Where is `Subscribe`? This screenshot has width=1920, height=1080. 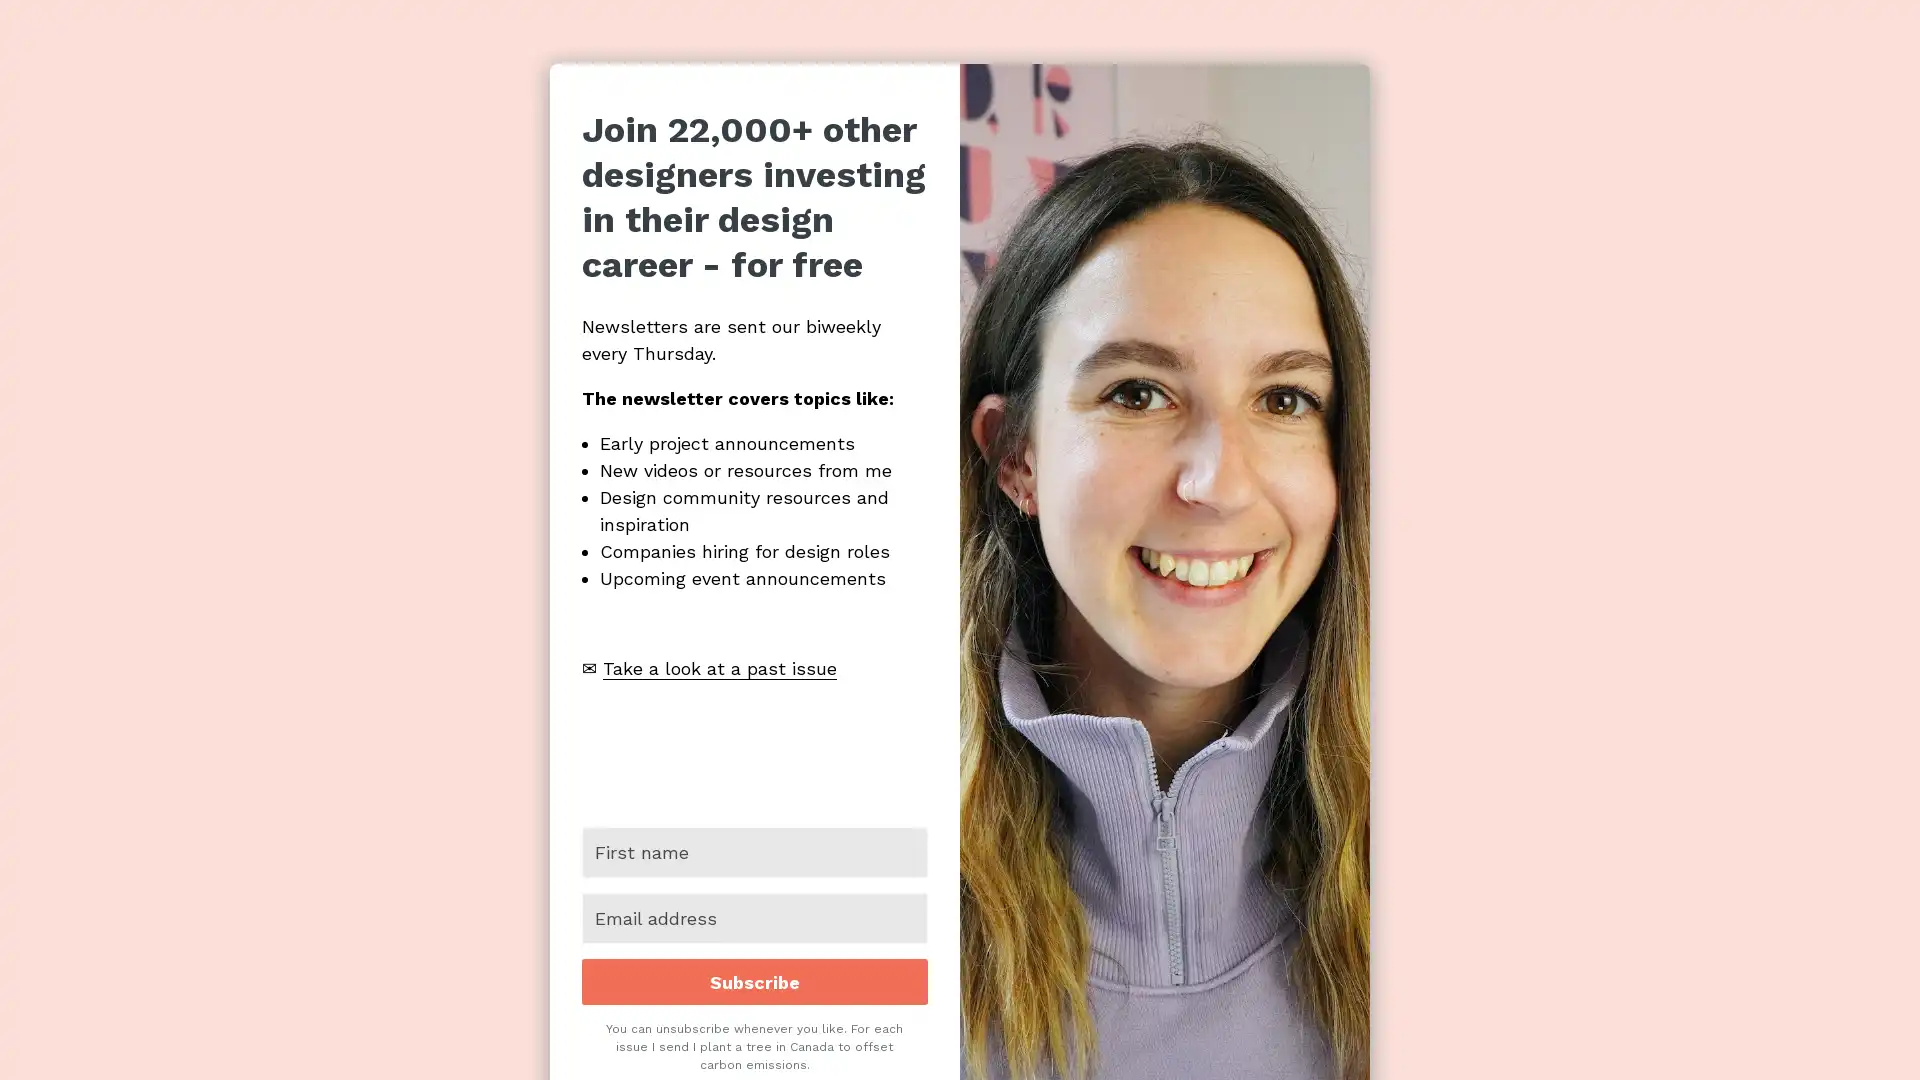 Subscribe is located at coordinates (753, 981).